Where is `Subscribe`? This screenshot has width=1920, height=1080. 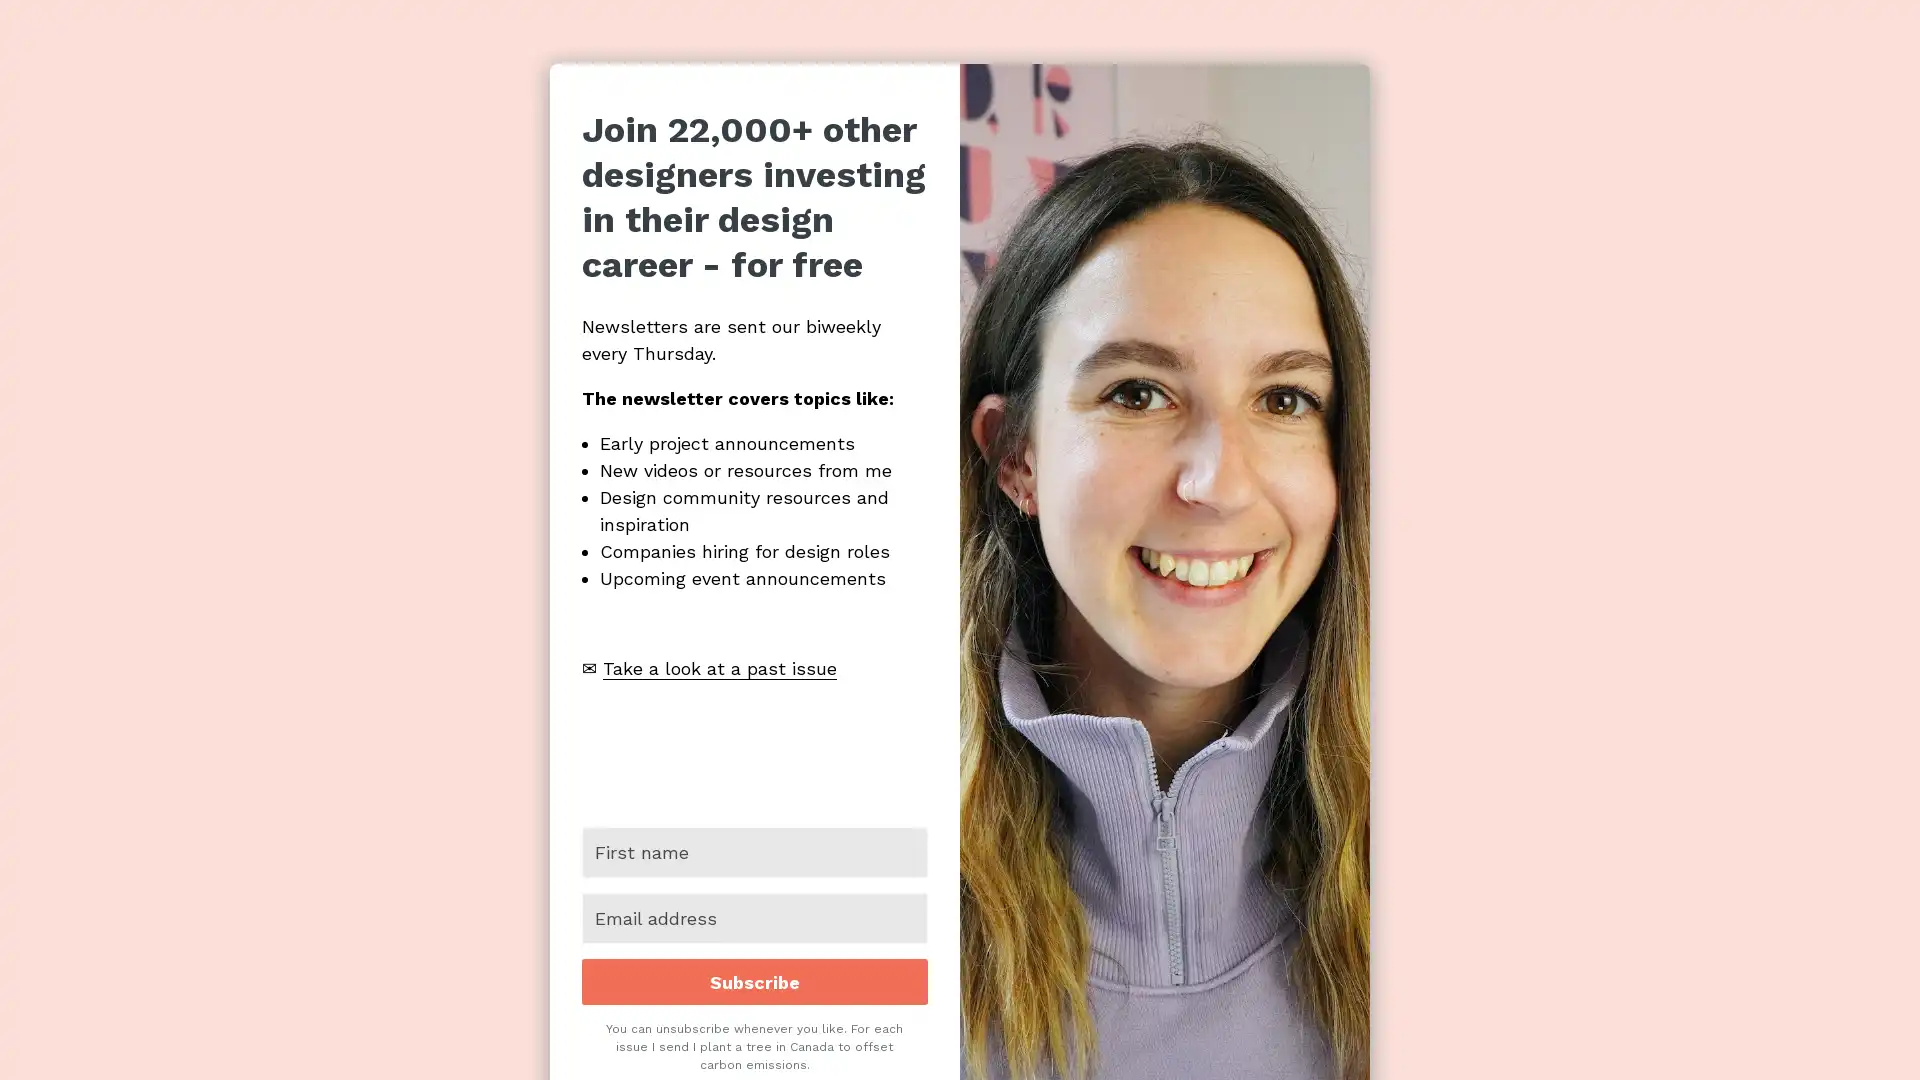 Subscribe is located at coordinates (753, 981).